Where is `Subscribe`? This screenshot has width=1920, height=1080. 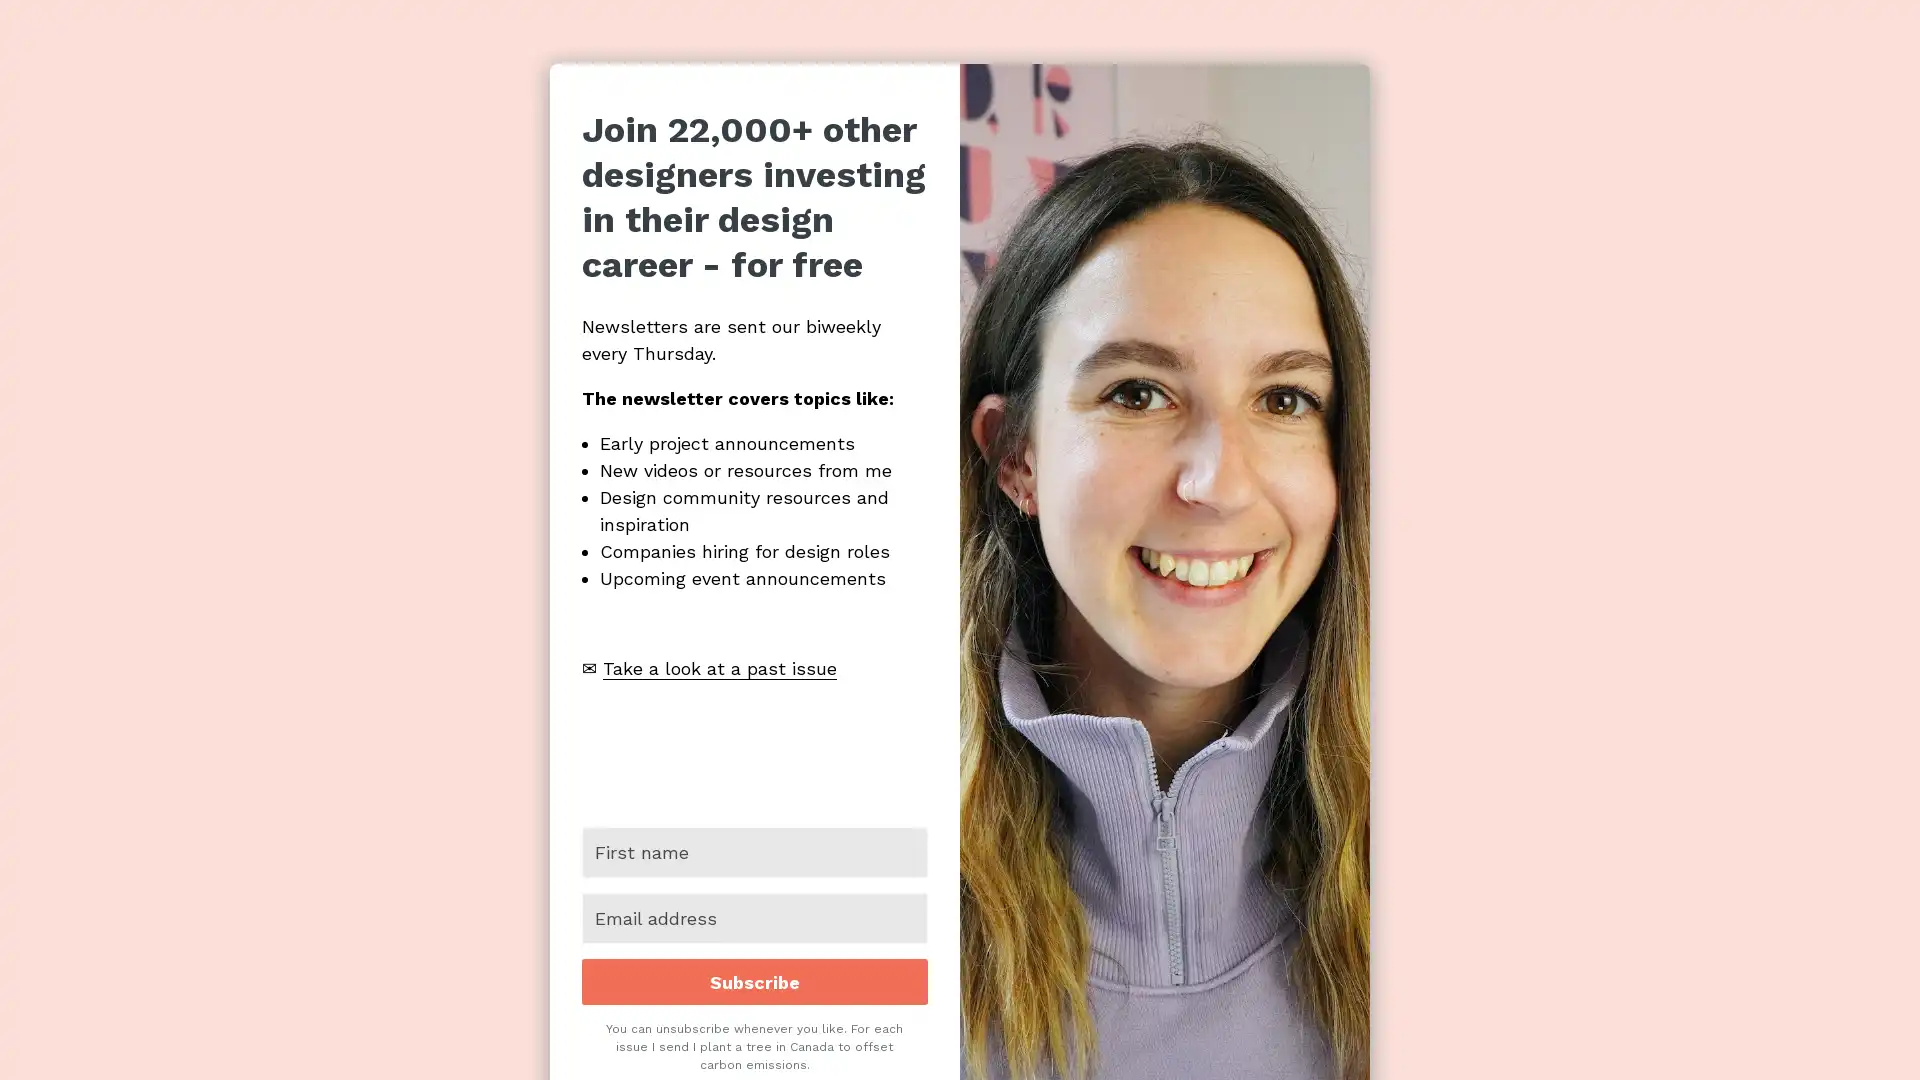 Subscribe is located at coordinates (753, 981).